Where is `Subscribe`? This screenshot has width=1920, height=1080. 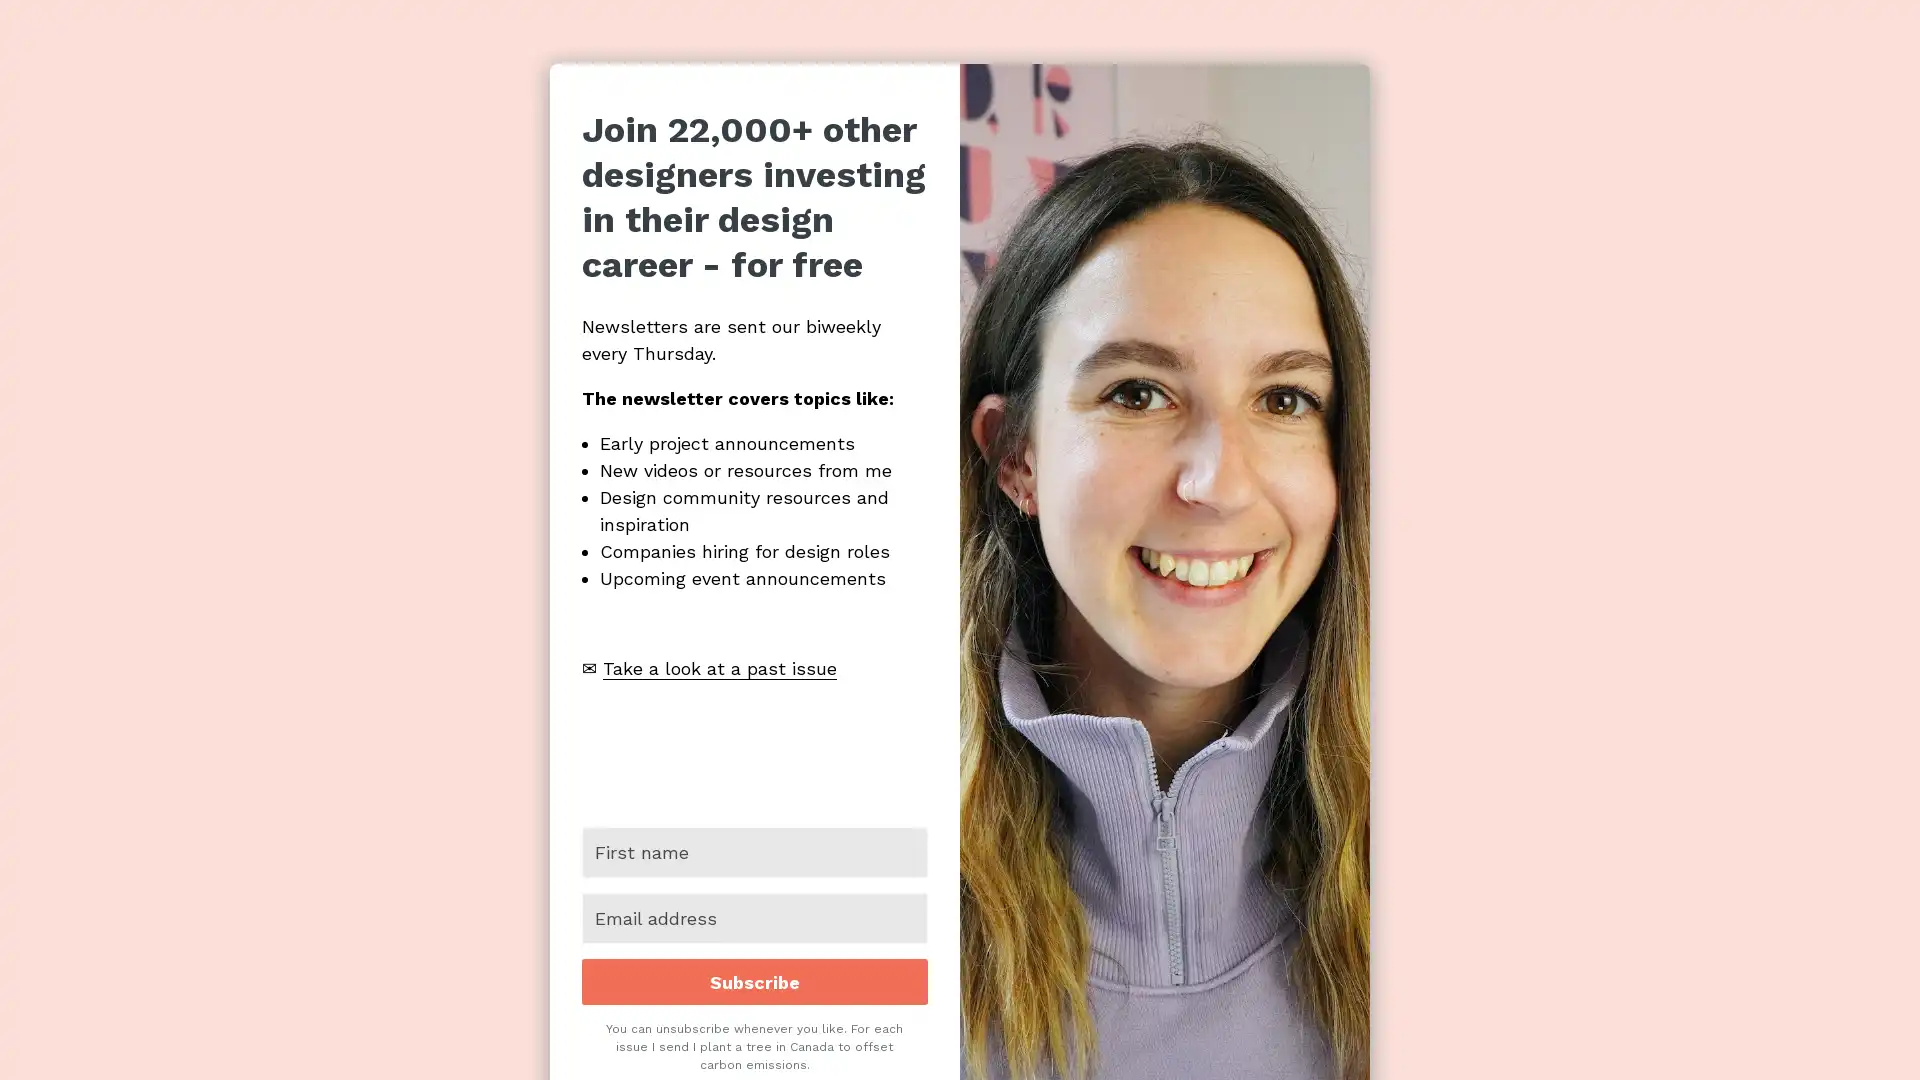 Subscribe is located at coordinates (753, 981).